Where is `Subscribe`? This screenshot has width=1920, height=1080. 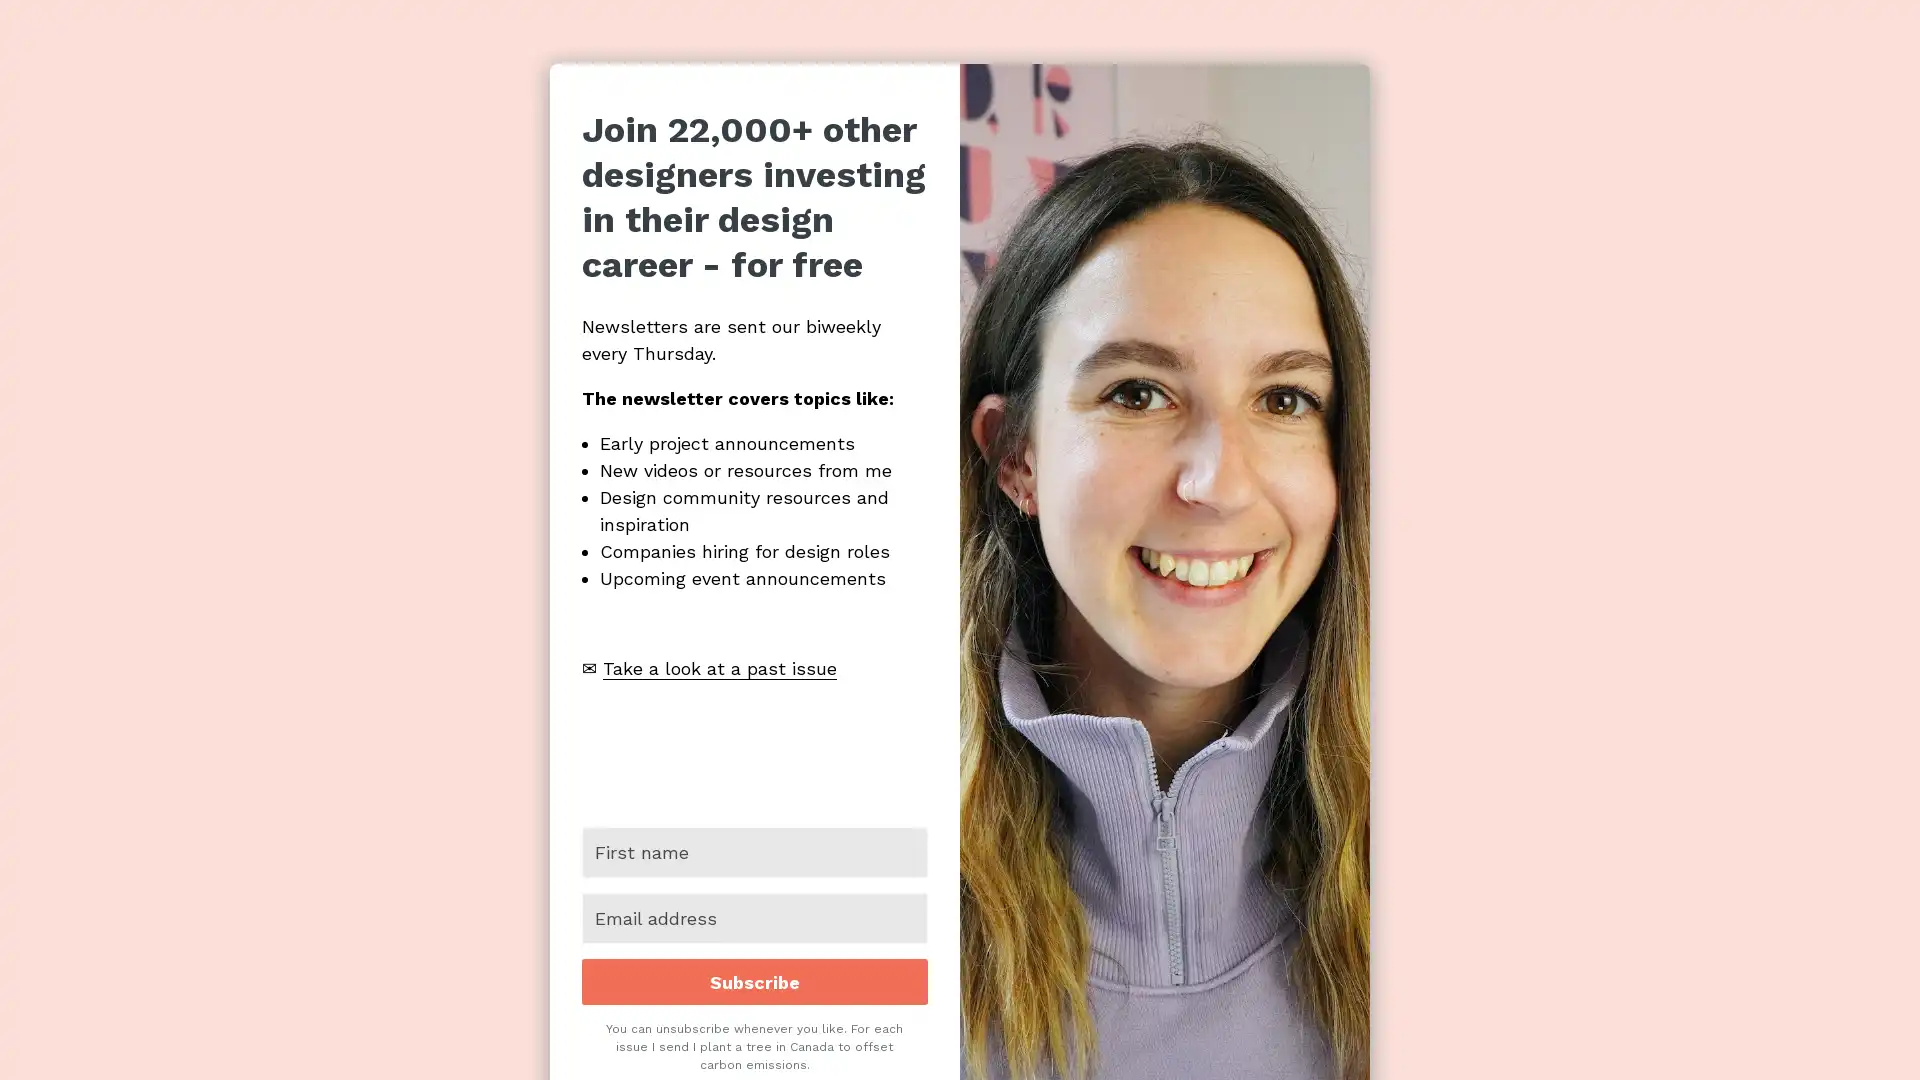 Subscribe is located at coordinates (753, 981).